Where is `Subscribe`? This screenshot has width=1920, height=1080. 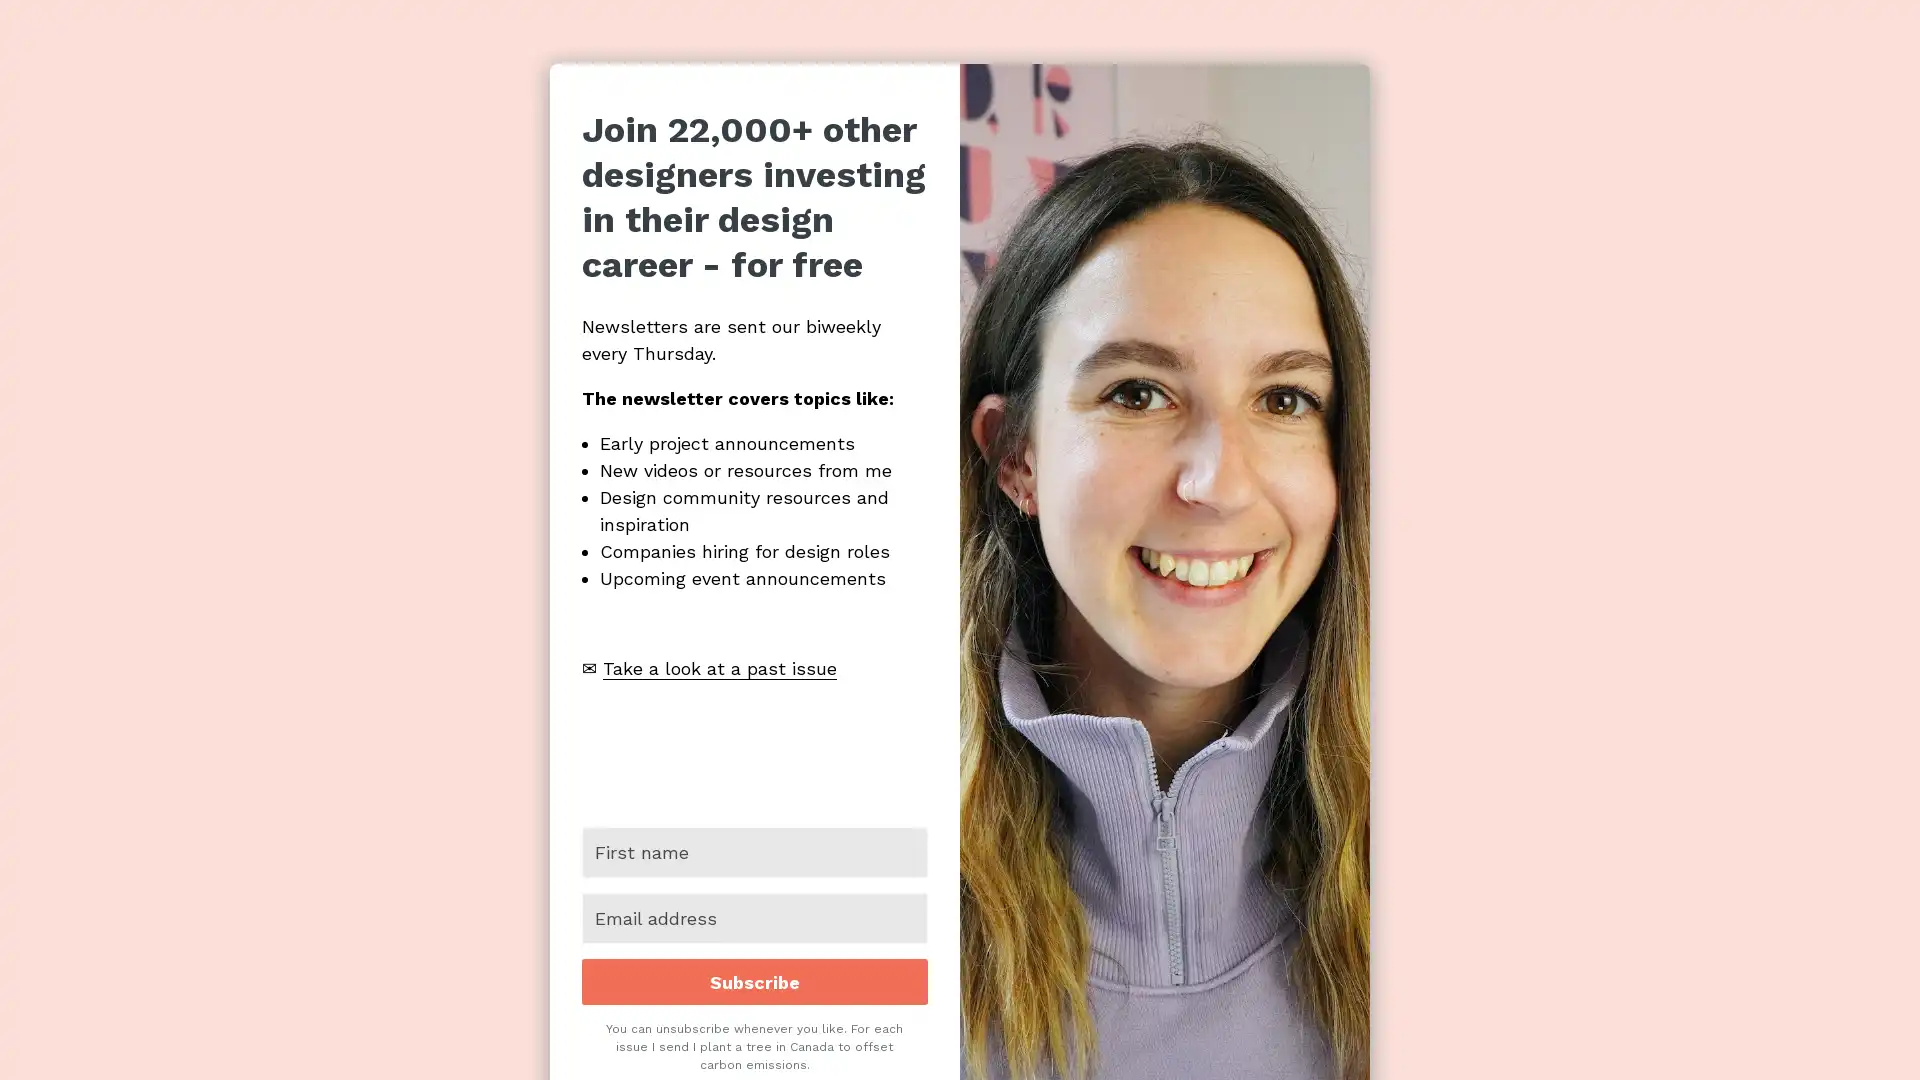 Subscribe is located at coordinates (753, 981).